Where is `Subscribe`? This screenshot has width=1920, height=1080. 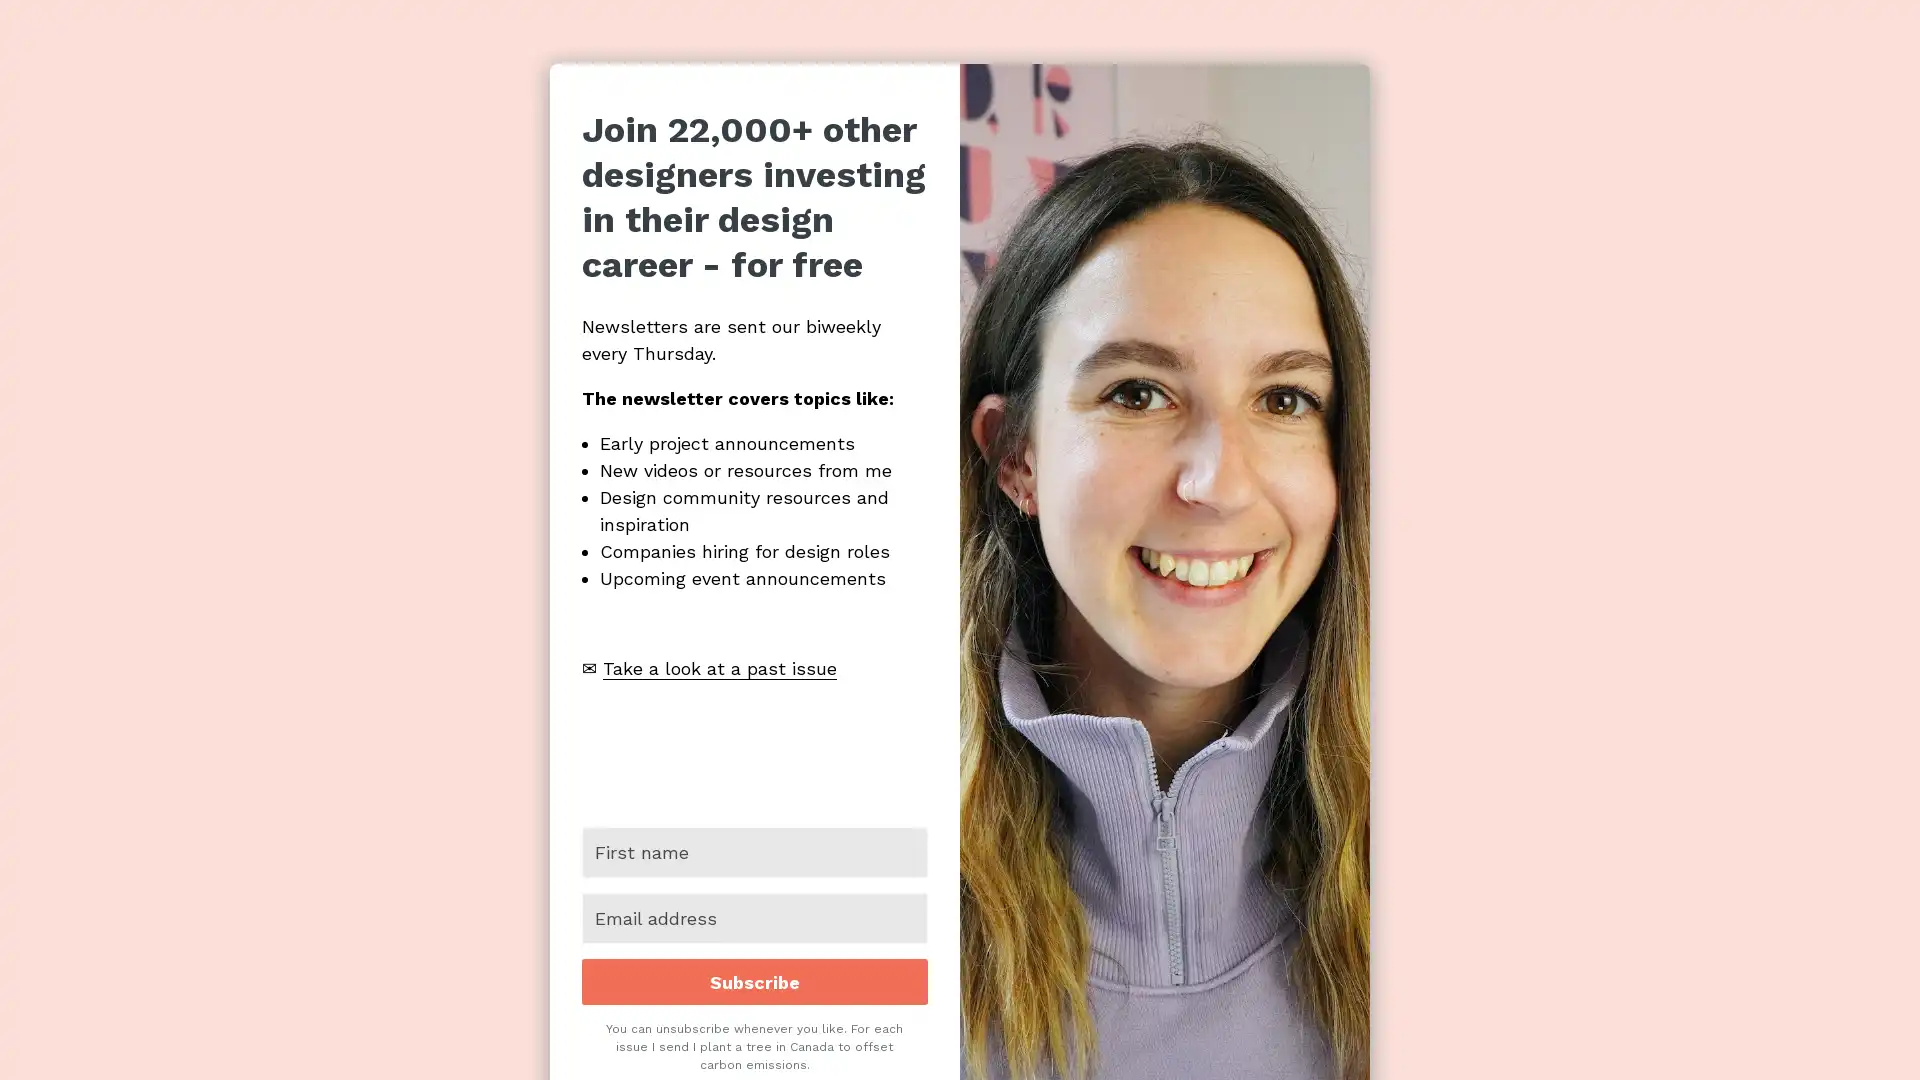 Subscribe is located at coordinates (753, 981).